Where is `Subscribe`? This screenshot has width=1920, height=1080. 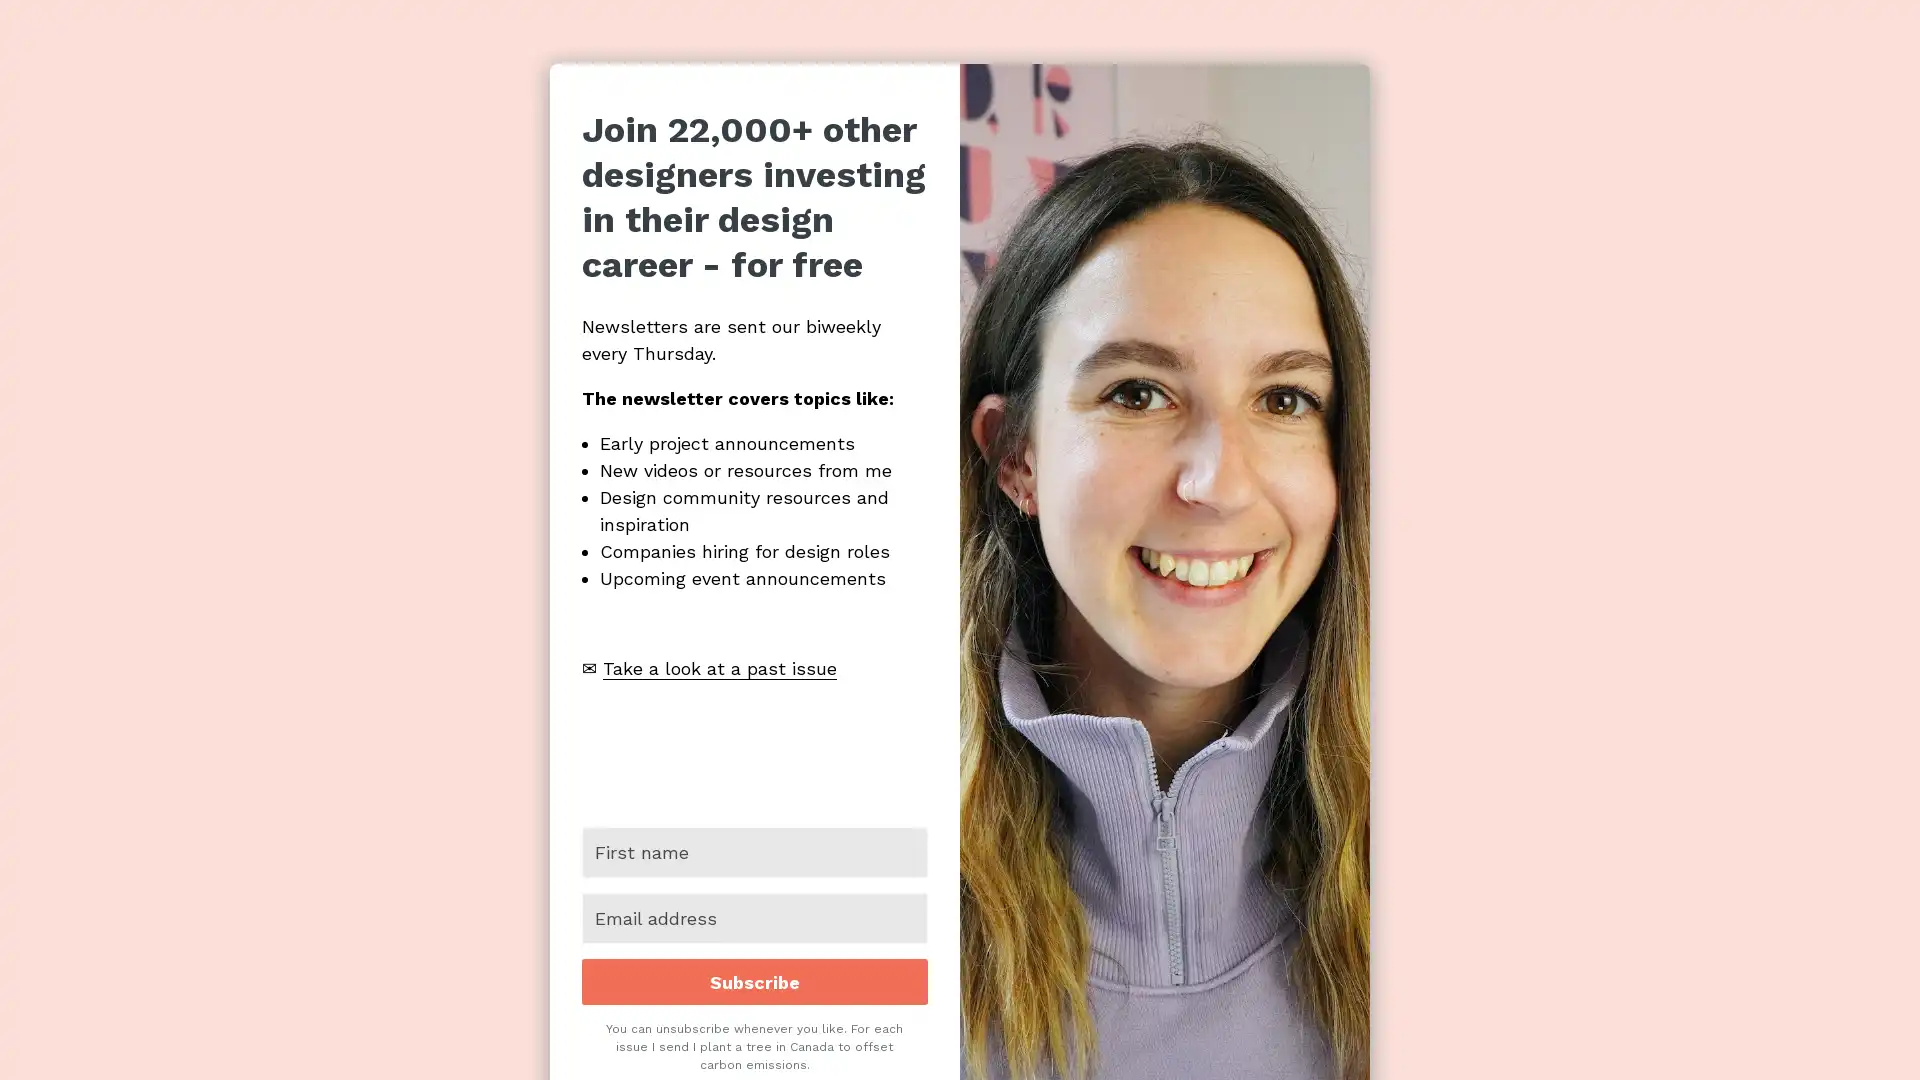 Subscribe is located at coordinates (753, 981).